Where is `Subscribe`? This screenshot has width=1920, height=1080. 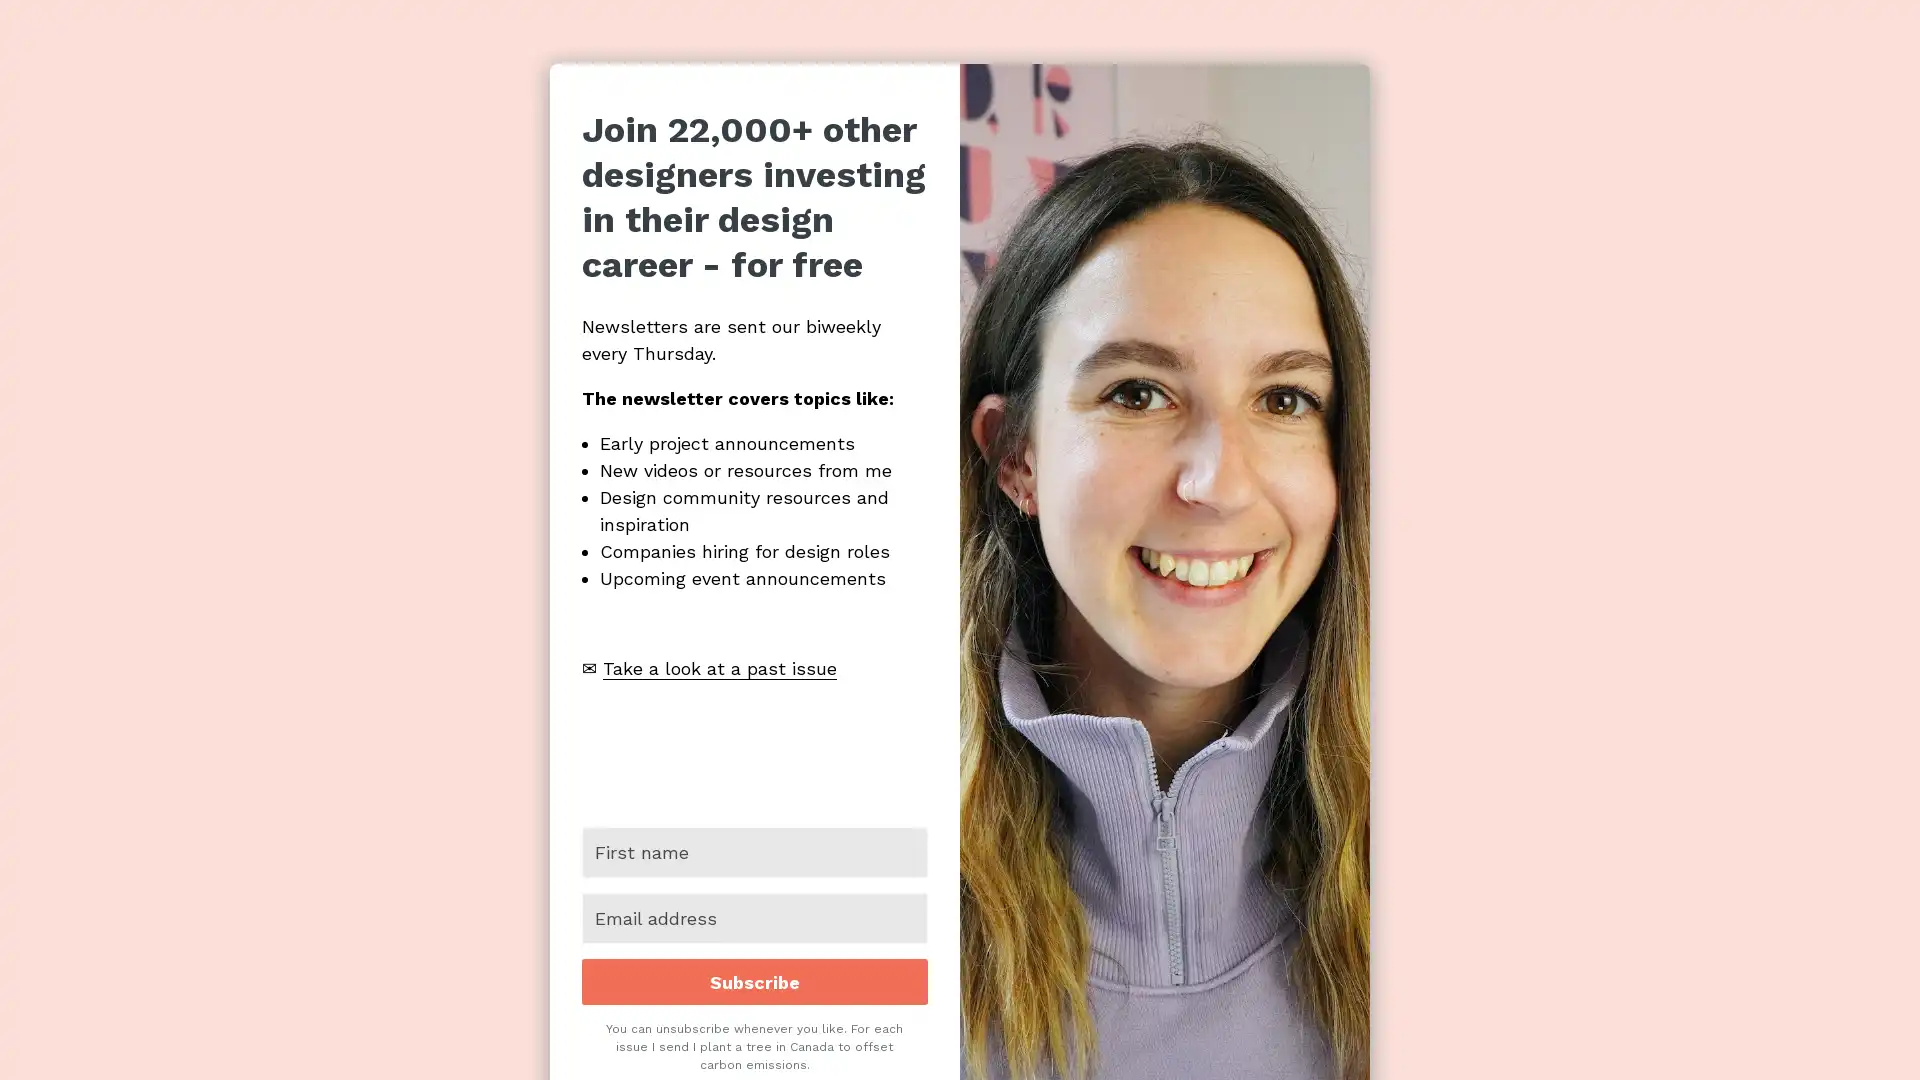 Subscribe is located at coordinates (753, 981).